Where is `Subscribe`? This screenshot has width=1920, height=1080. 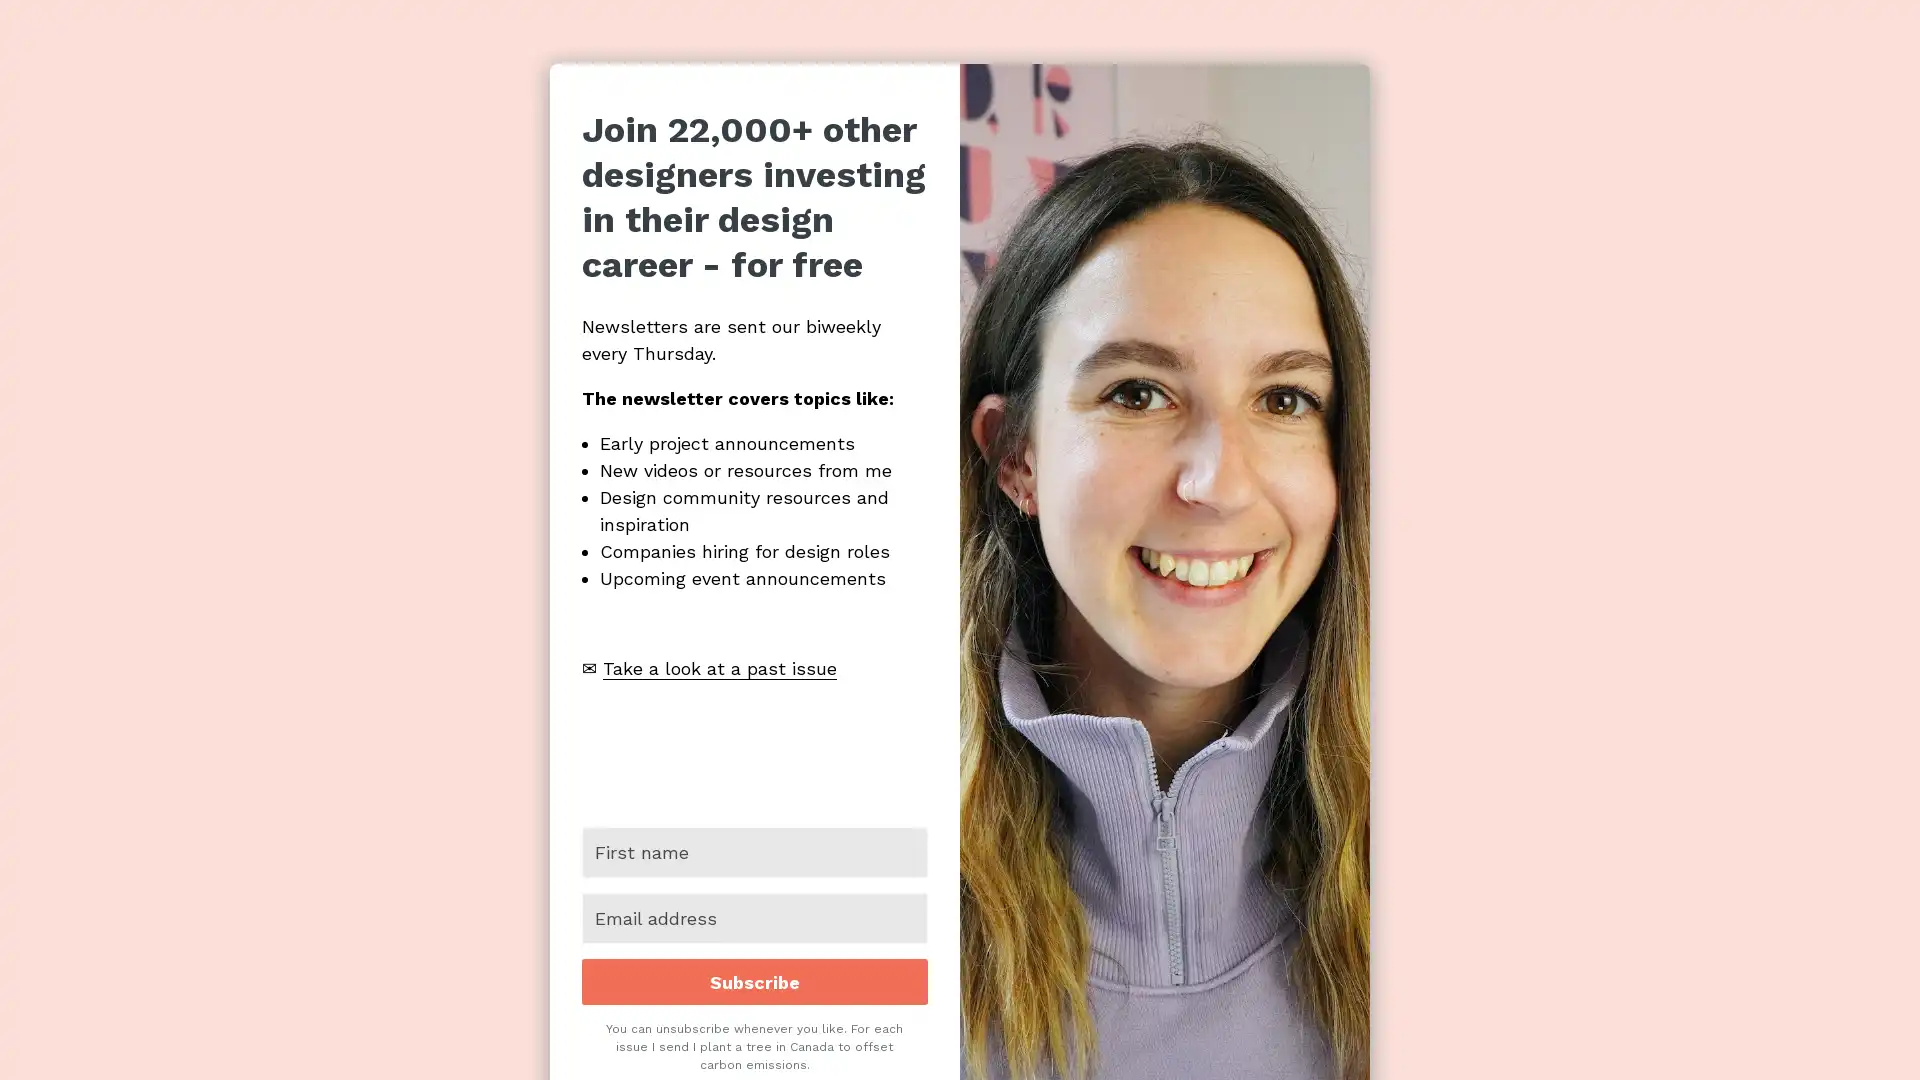 Subscribe is located at coordinates (753, 981).